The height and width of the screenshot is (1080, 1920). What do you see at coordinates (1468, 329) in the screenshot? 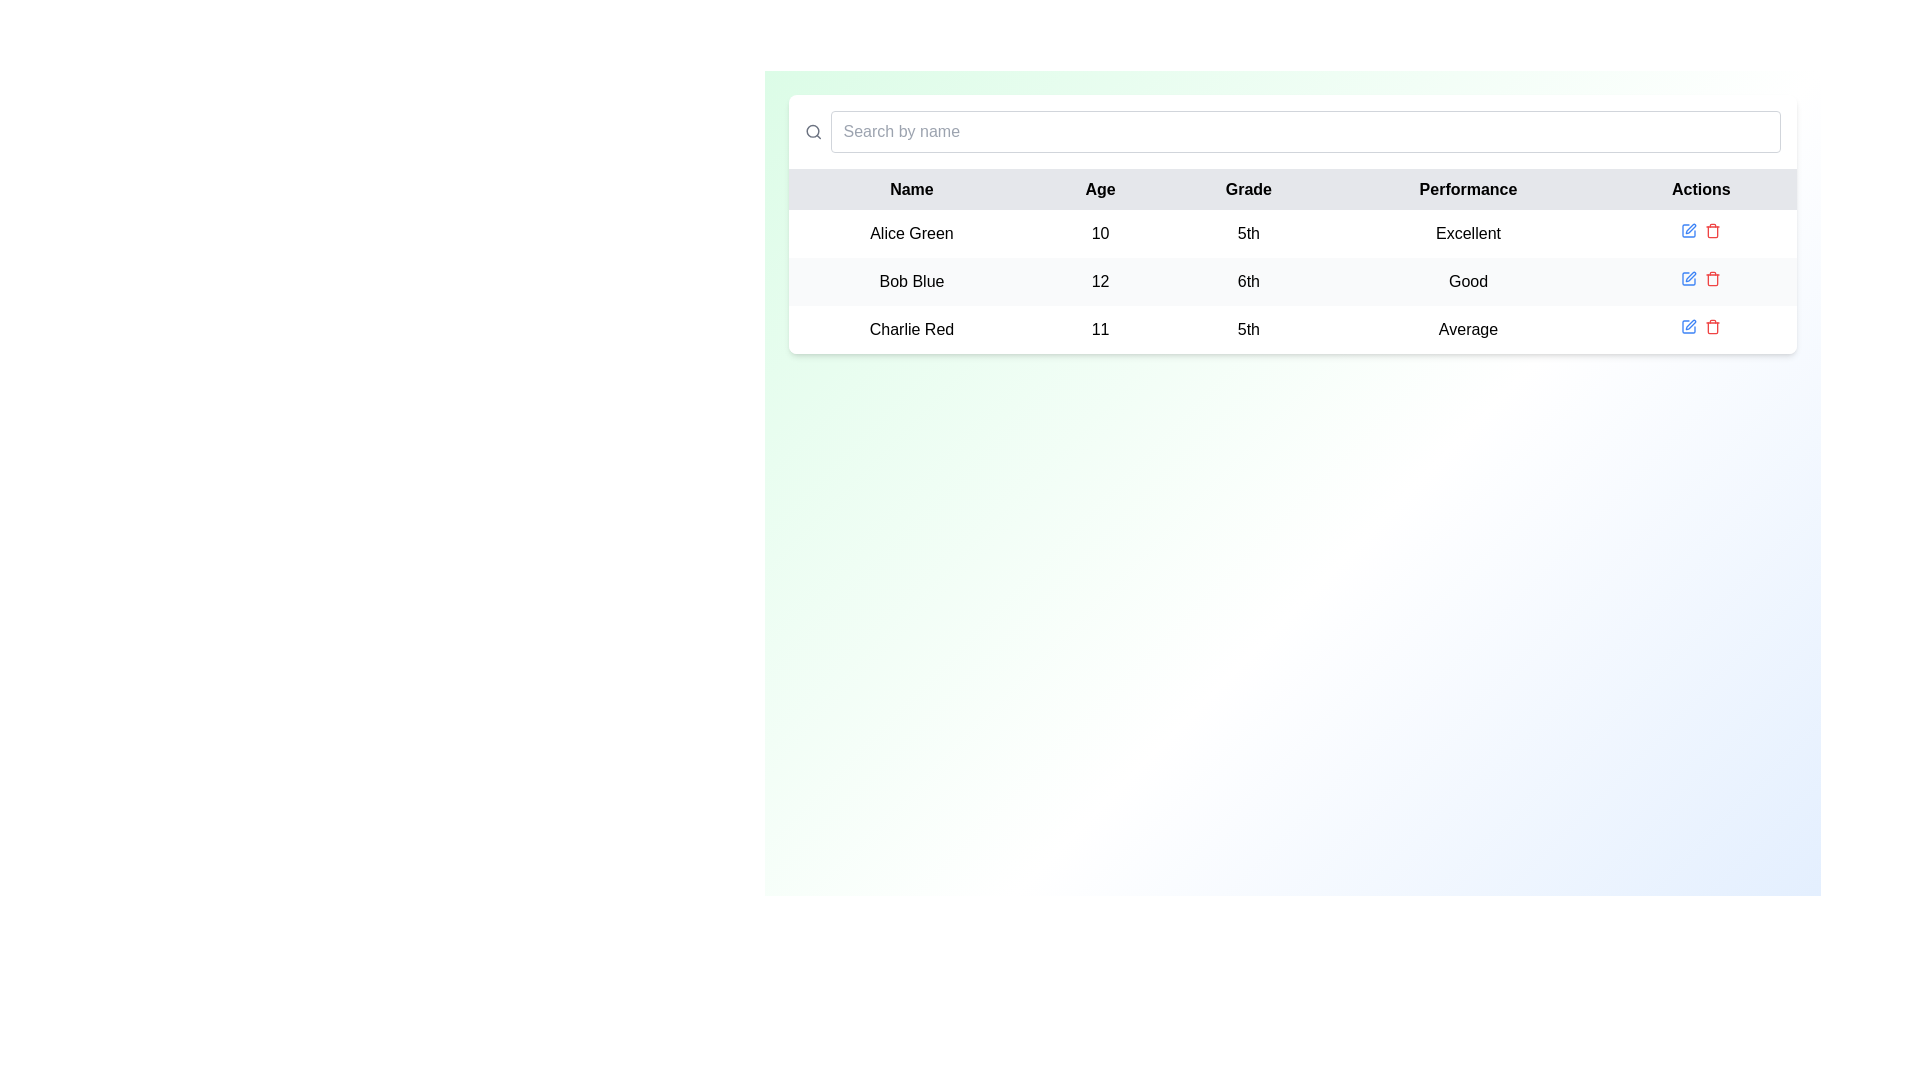
I see `the static text label indicating the performance rating for 'Charlie Red' in the fourth column of the third row of the data table` at bounding box center [1468, 329].